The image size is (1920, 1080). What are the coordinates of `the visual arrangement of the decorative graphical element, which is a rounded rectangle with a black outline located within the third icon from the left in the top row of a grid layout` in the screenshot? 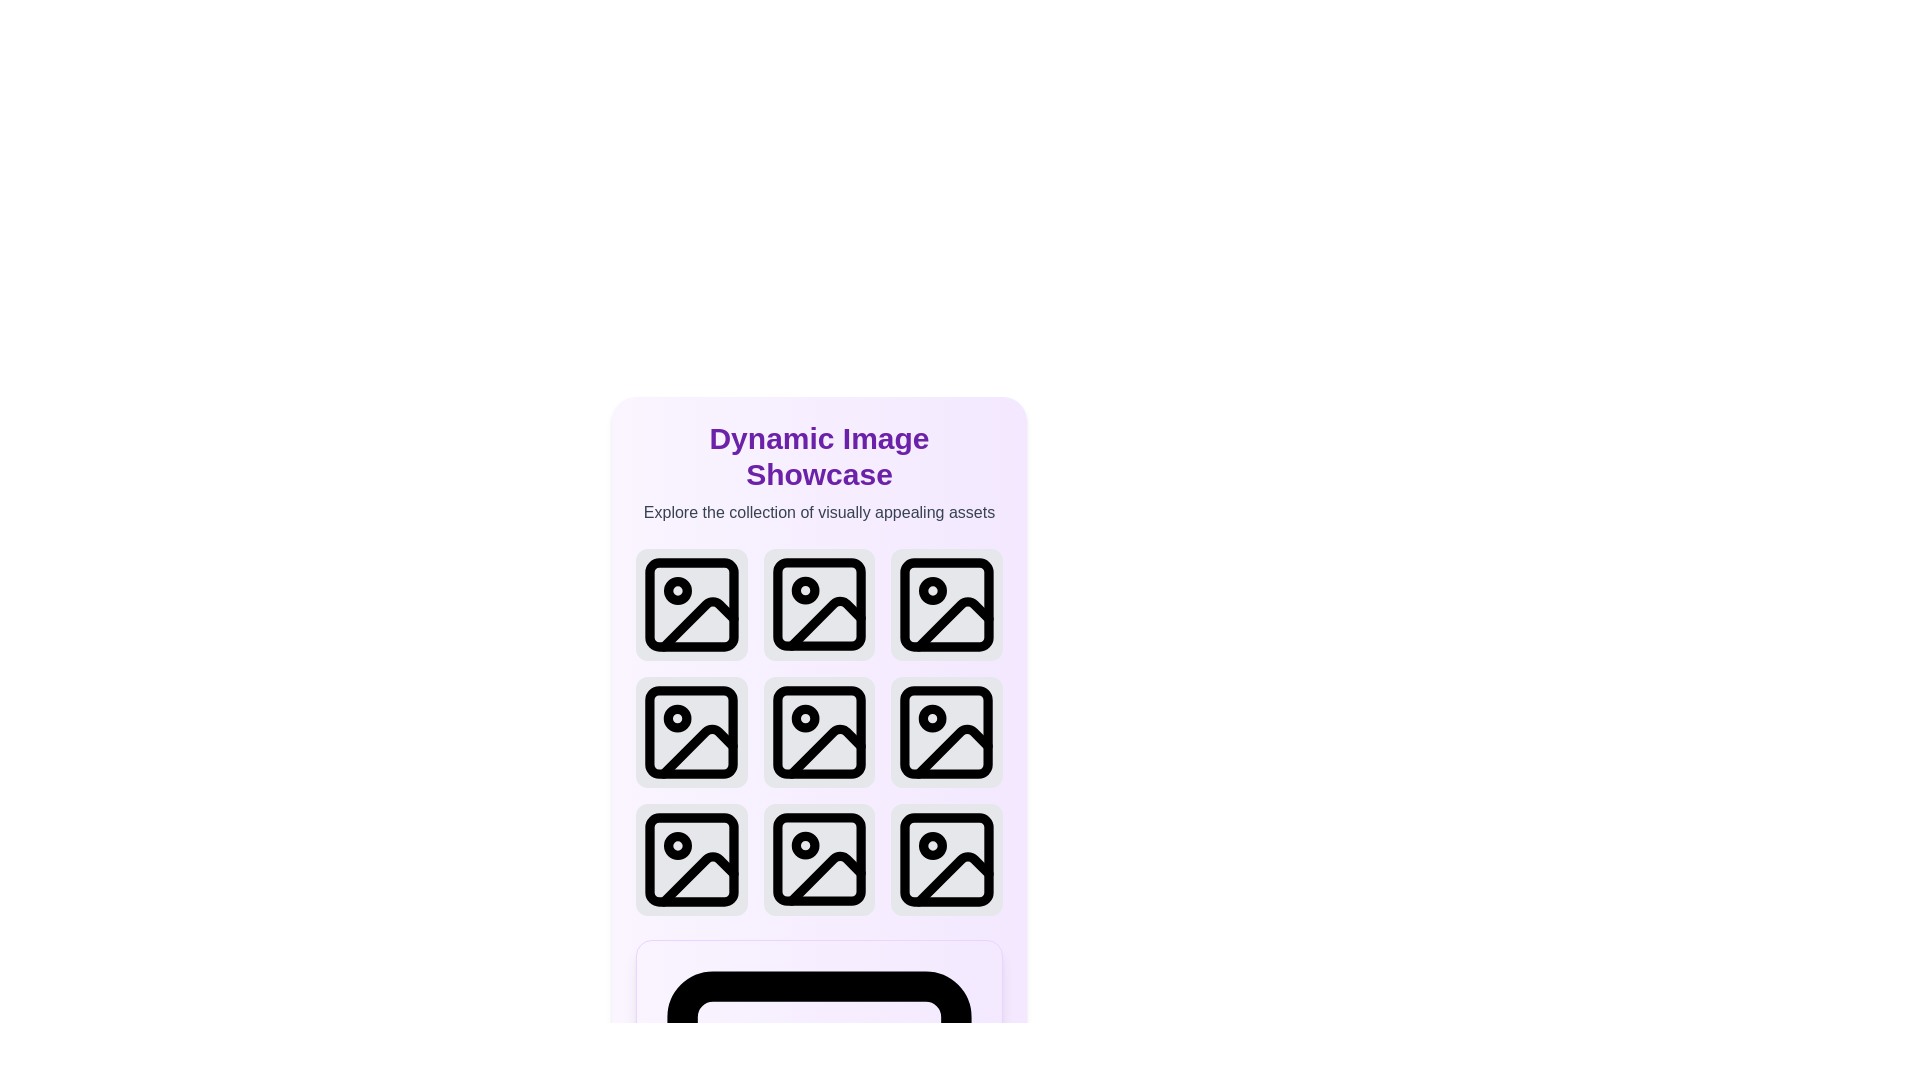 It's located at (946, 603).